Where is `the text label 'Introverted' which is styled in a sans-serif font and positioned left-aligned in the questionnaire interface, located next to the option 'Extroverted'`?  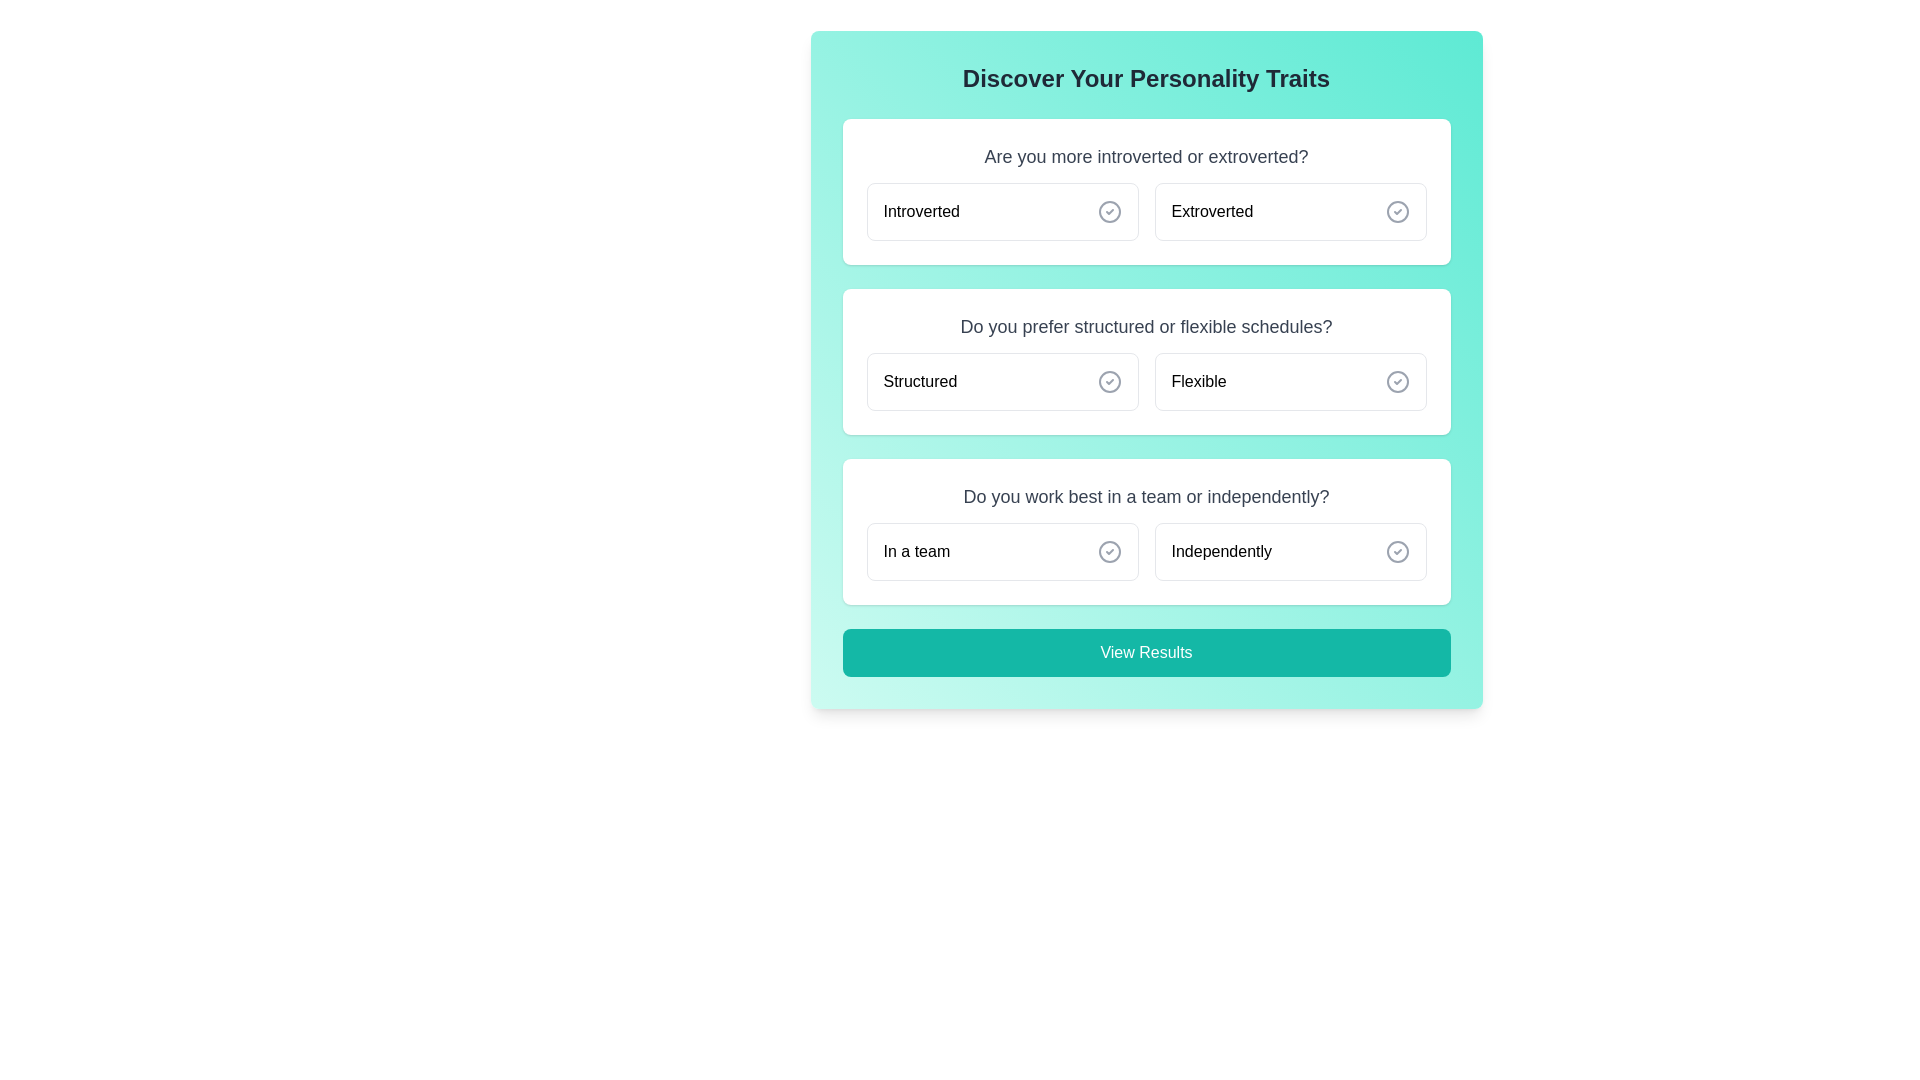
the text label 'Introverted' which is styled in a sans-serif font and positioned left-aligned in the questionnaire interface, located next to the option 'Extroverted' is located at coordinates (920, 212).